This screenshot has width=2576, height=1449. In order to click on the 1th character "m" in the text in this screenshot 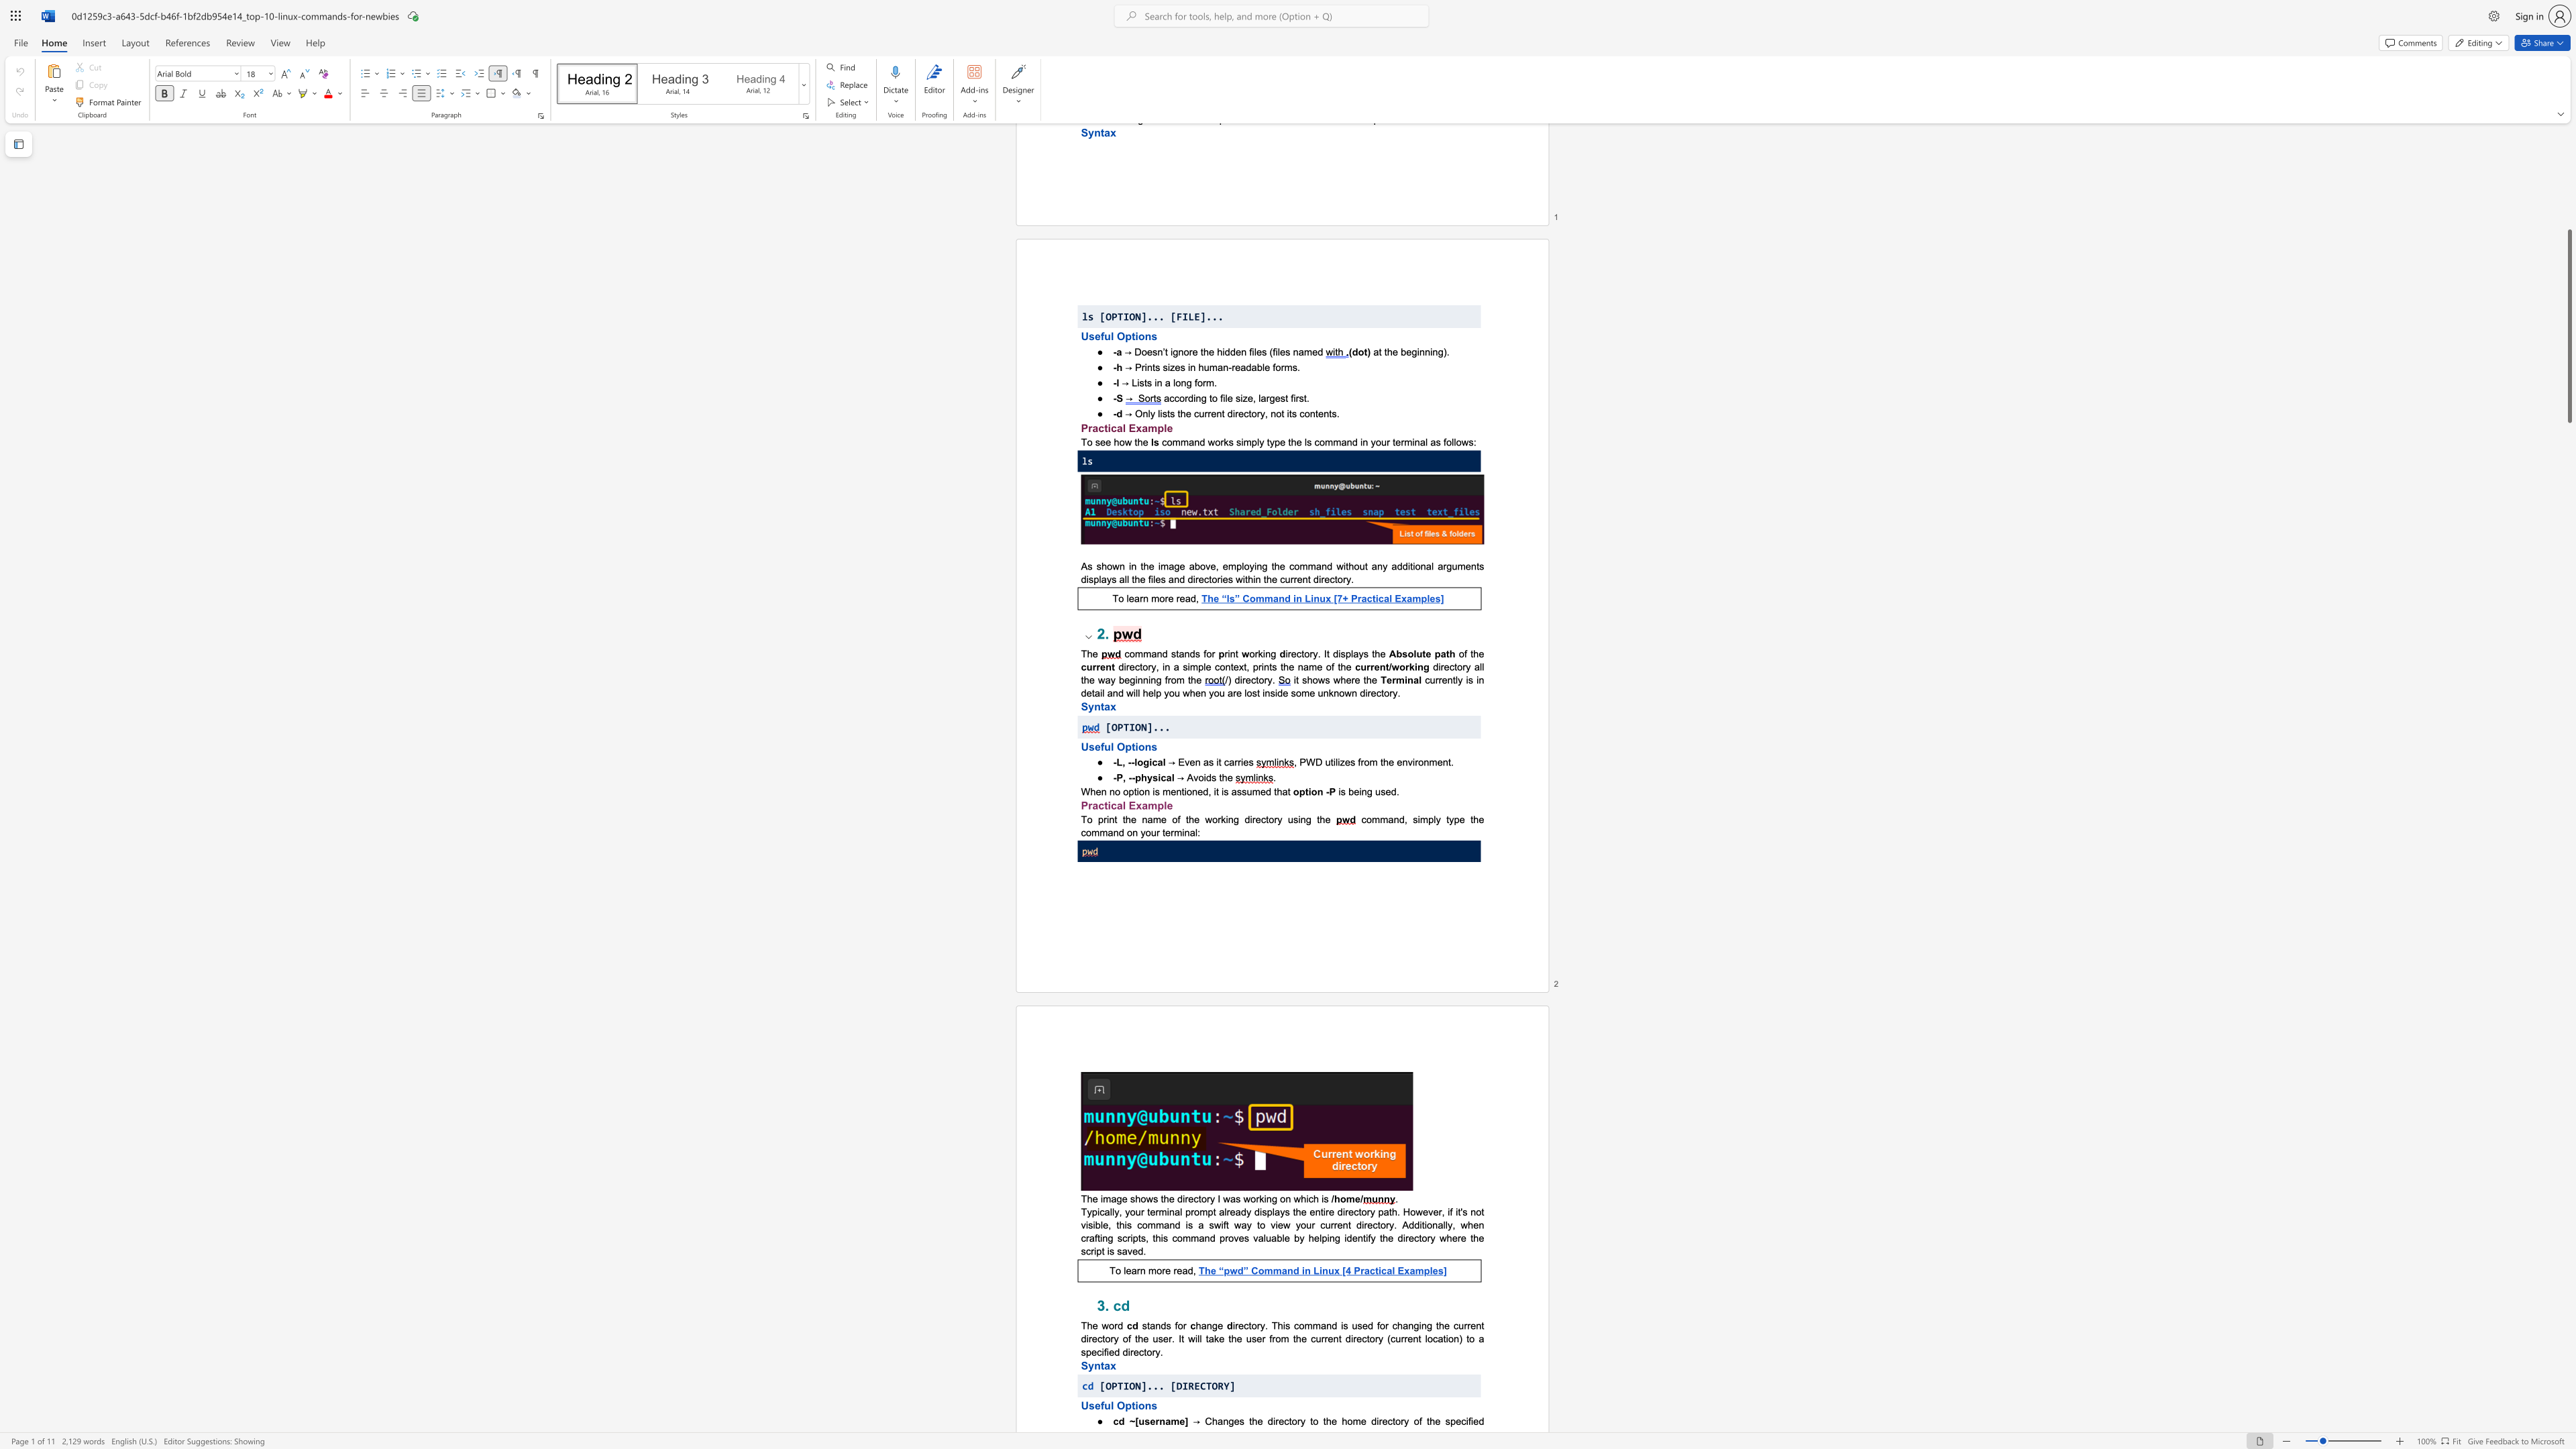, I will do `click(1173, 1420)`.